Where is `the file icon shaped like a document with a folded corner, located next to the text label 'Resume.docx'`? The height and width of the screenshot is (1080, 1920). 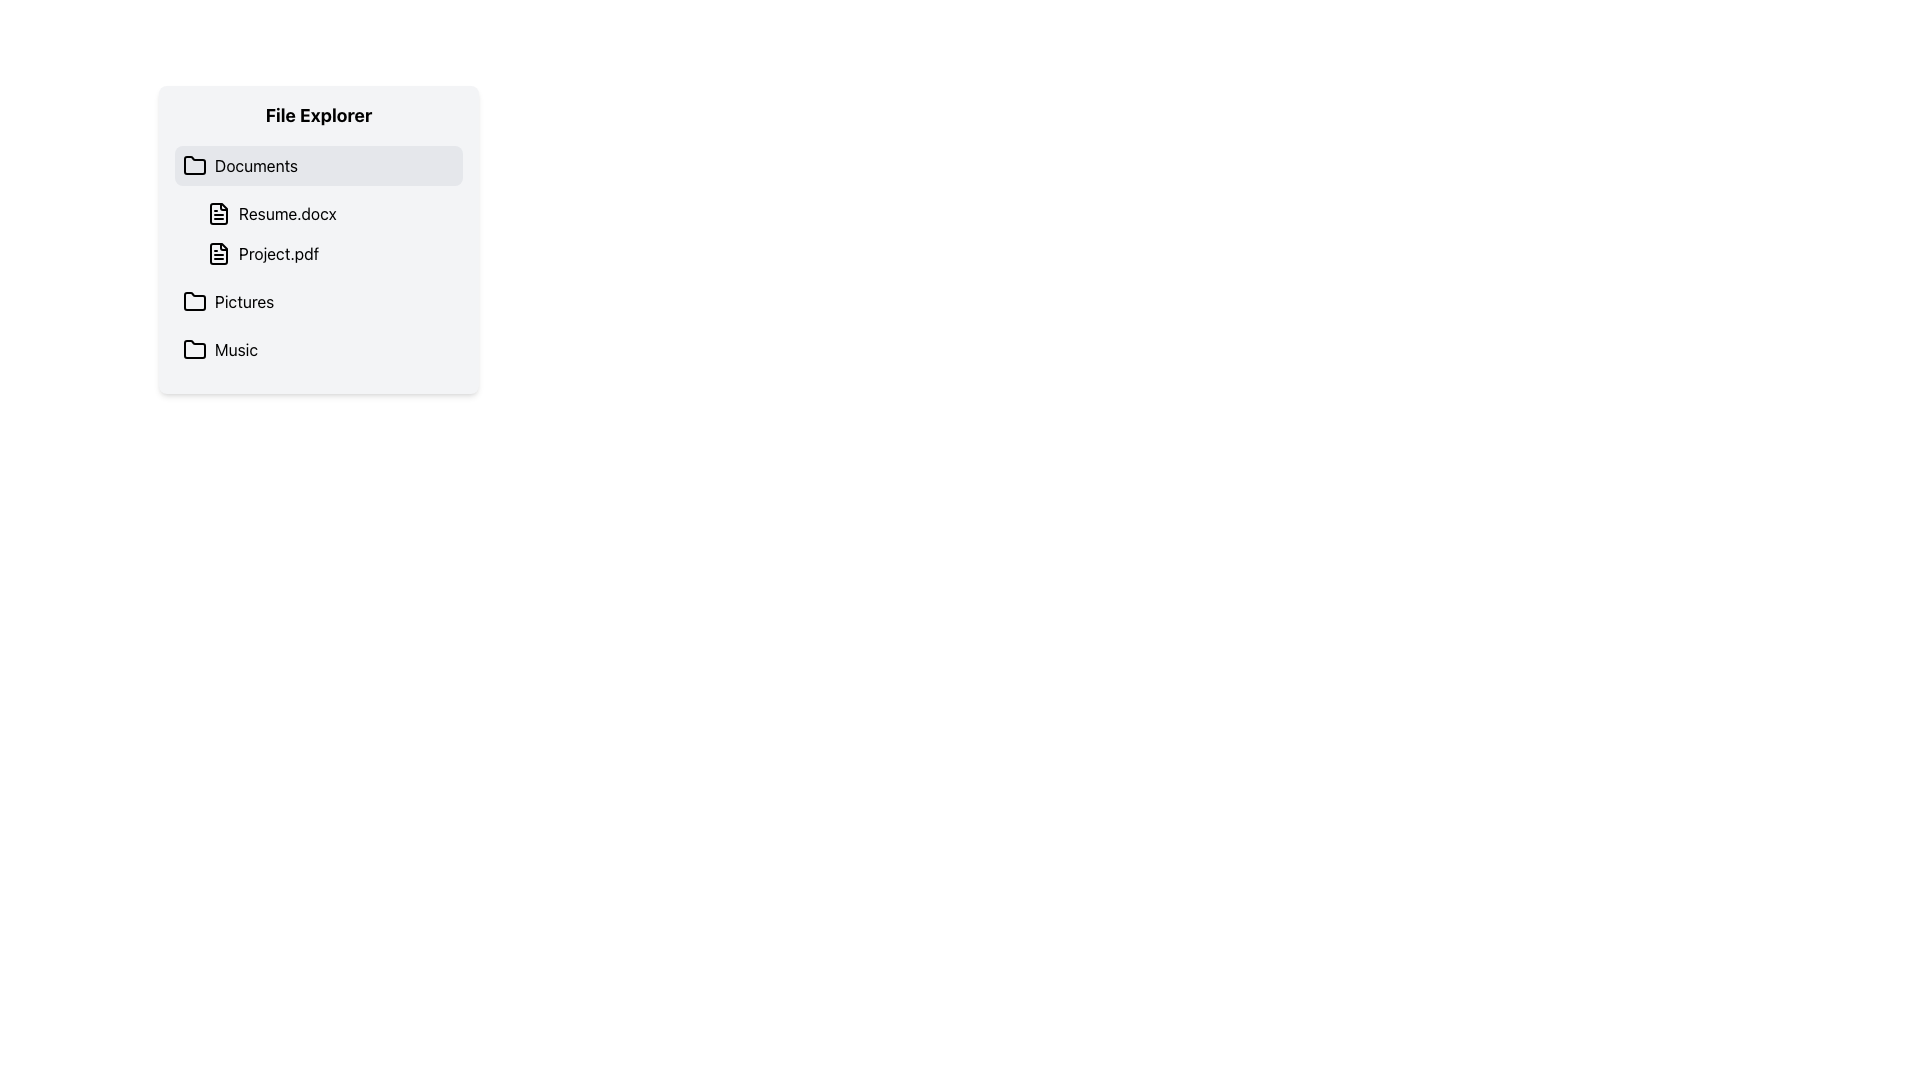
the file icon shaped like a document with a folded corner, located next to the text label 'Resume.docx' is located at coordinates (219, 213).